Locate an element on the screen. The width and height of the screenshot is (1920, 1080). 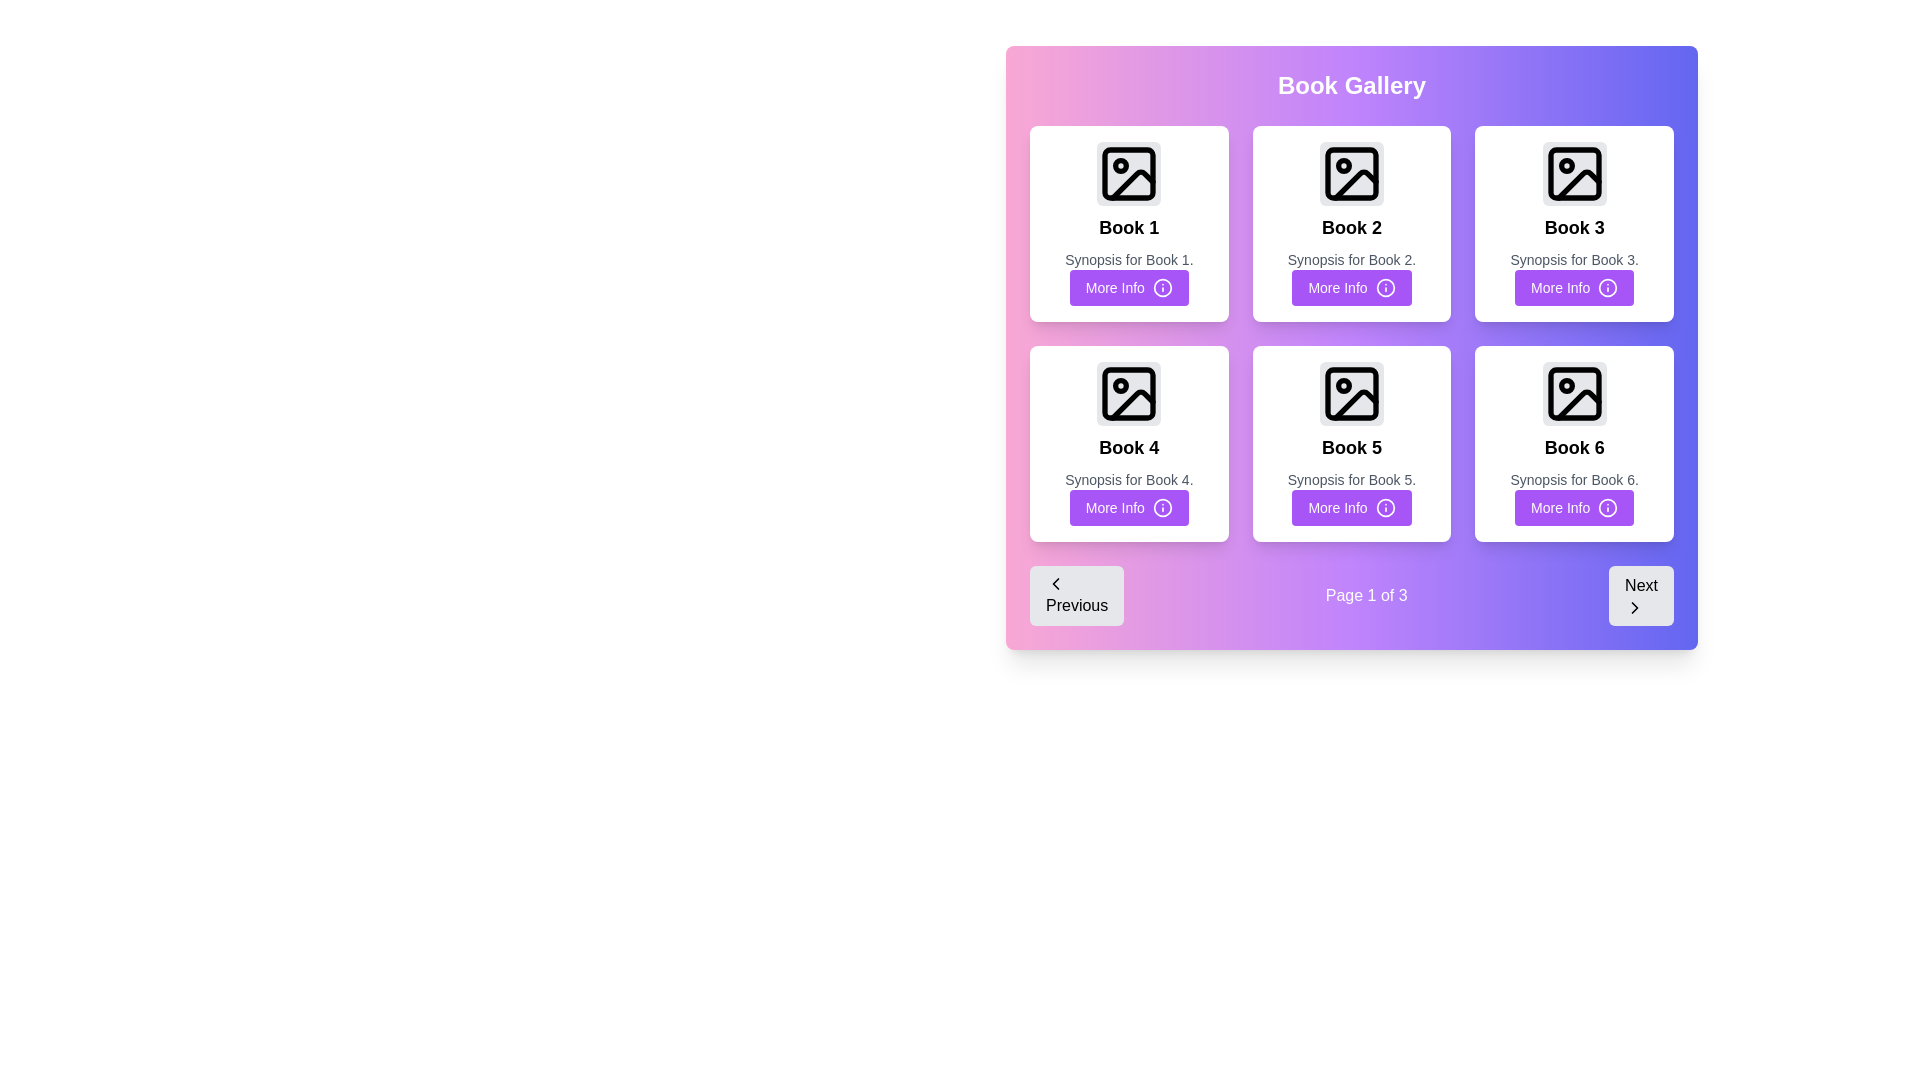
the title text element that serves as the label for the associated book content, positioned centrally in the bottom-right card of a 2-row by 3-column grid layout is located at coordinates (1573, 446).